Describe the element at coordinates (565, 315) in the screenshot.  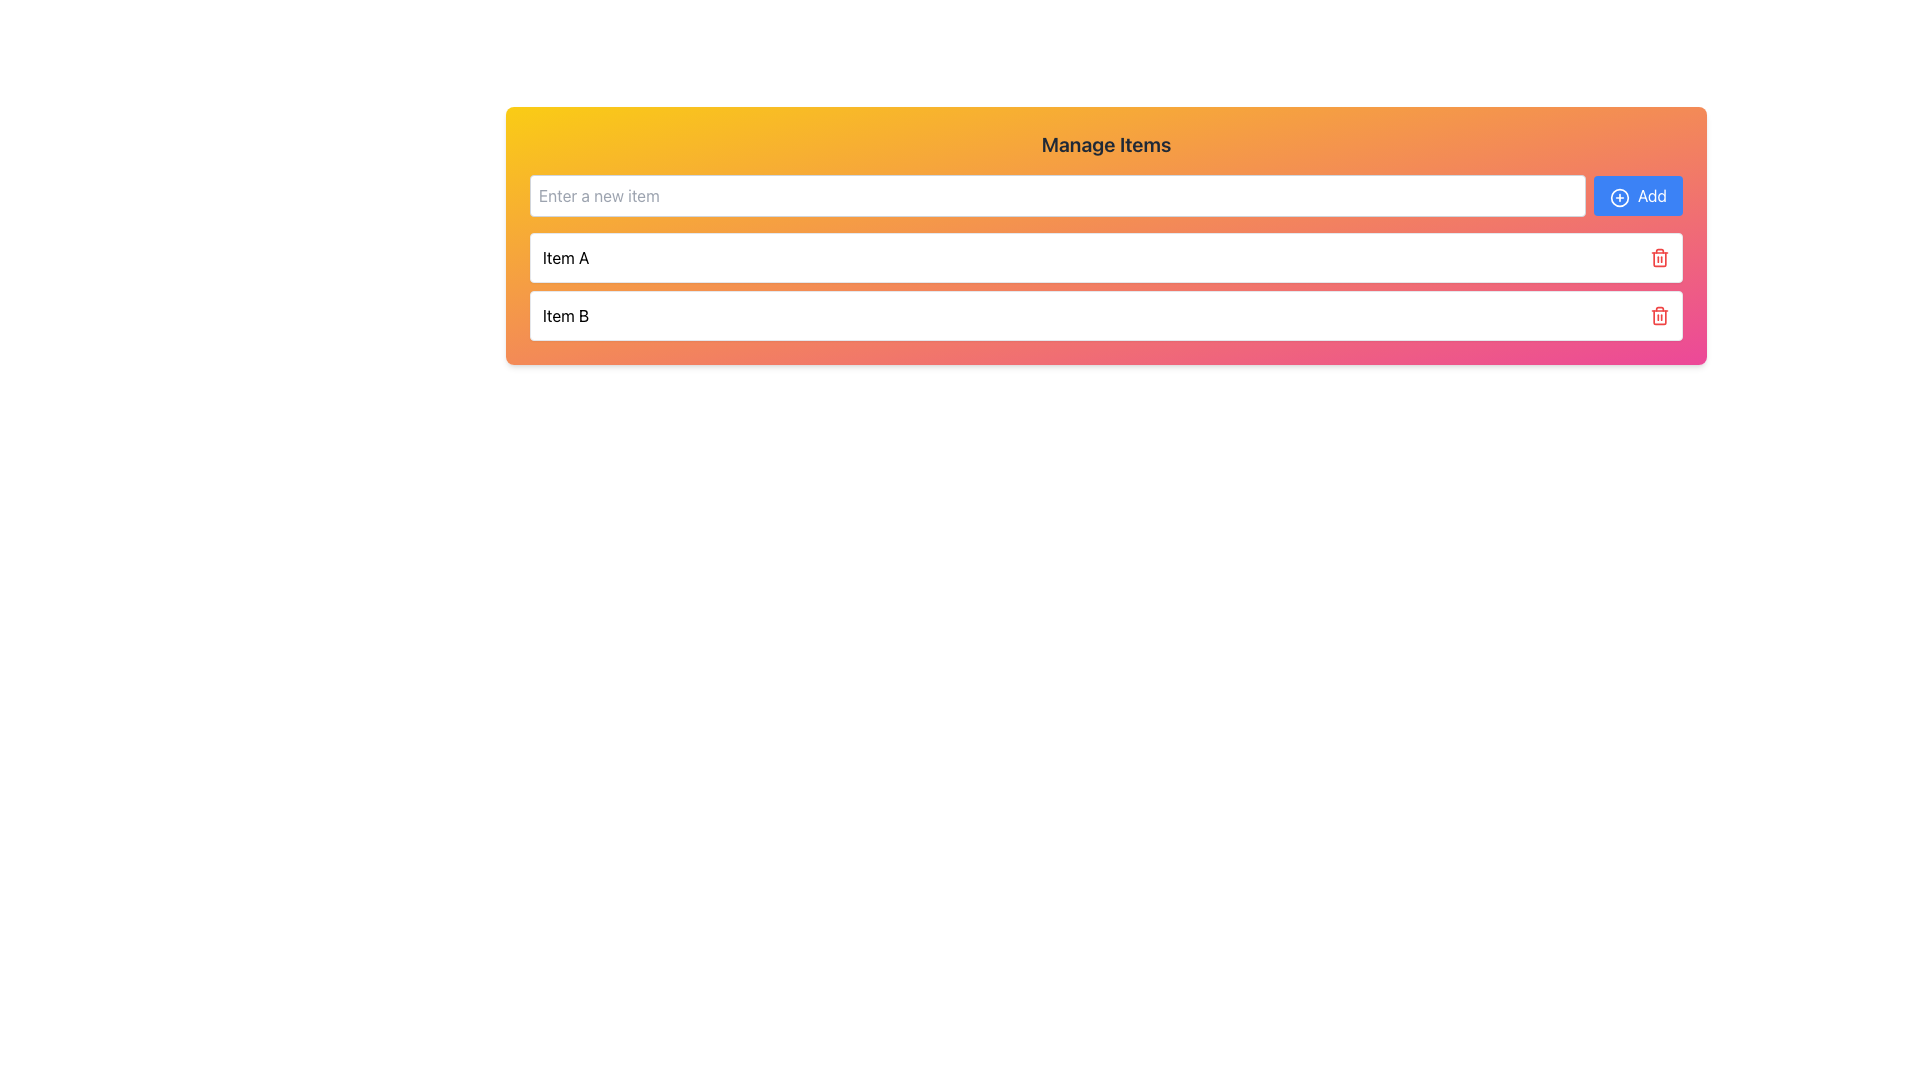
I see `the text label 'Item B' located within the second list item card under the title 'Manage Items'` at that location.